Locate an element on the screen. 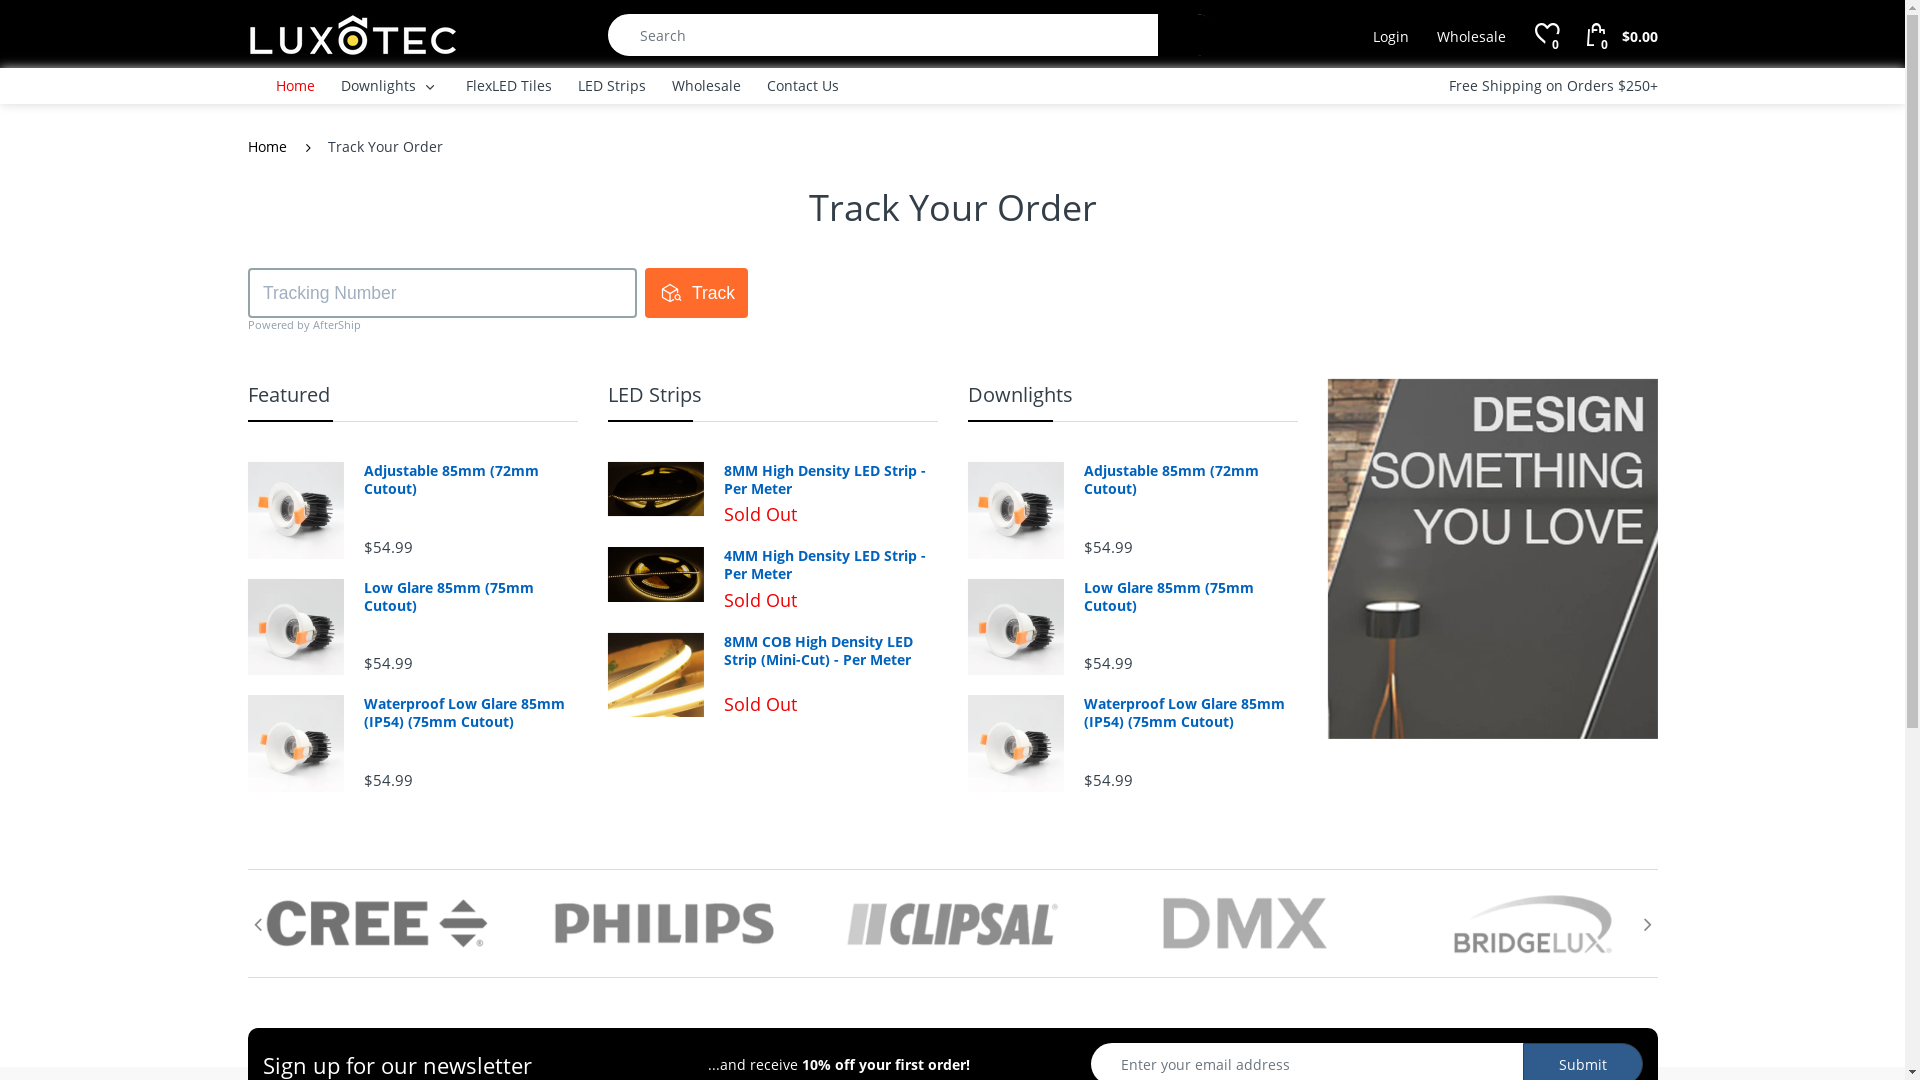  'Login' is located at coordinates (1390, 37).